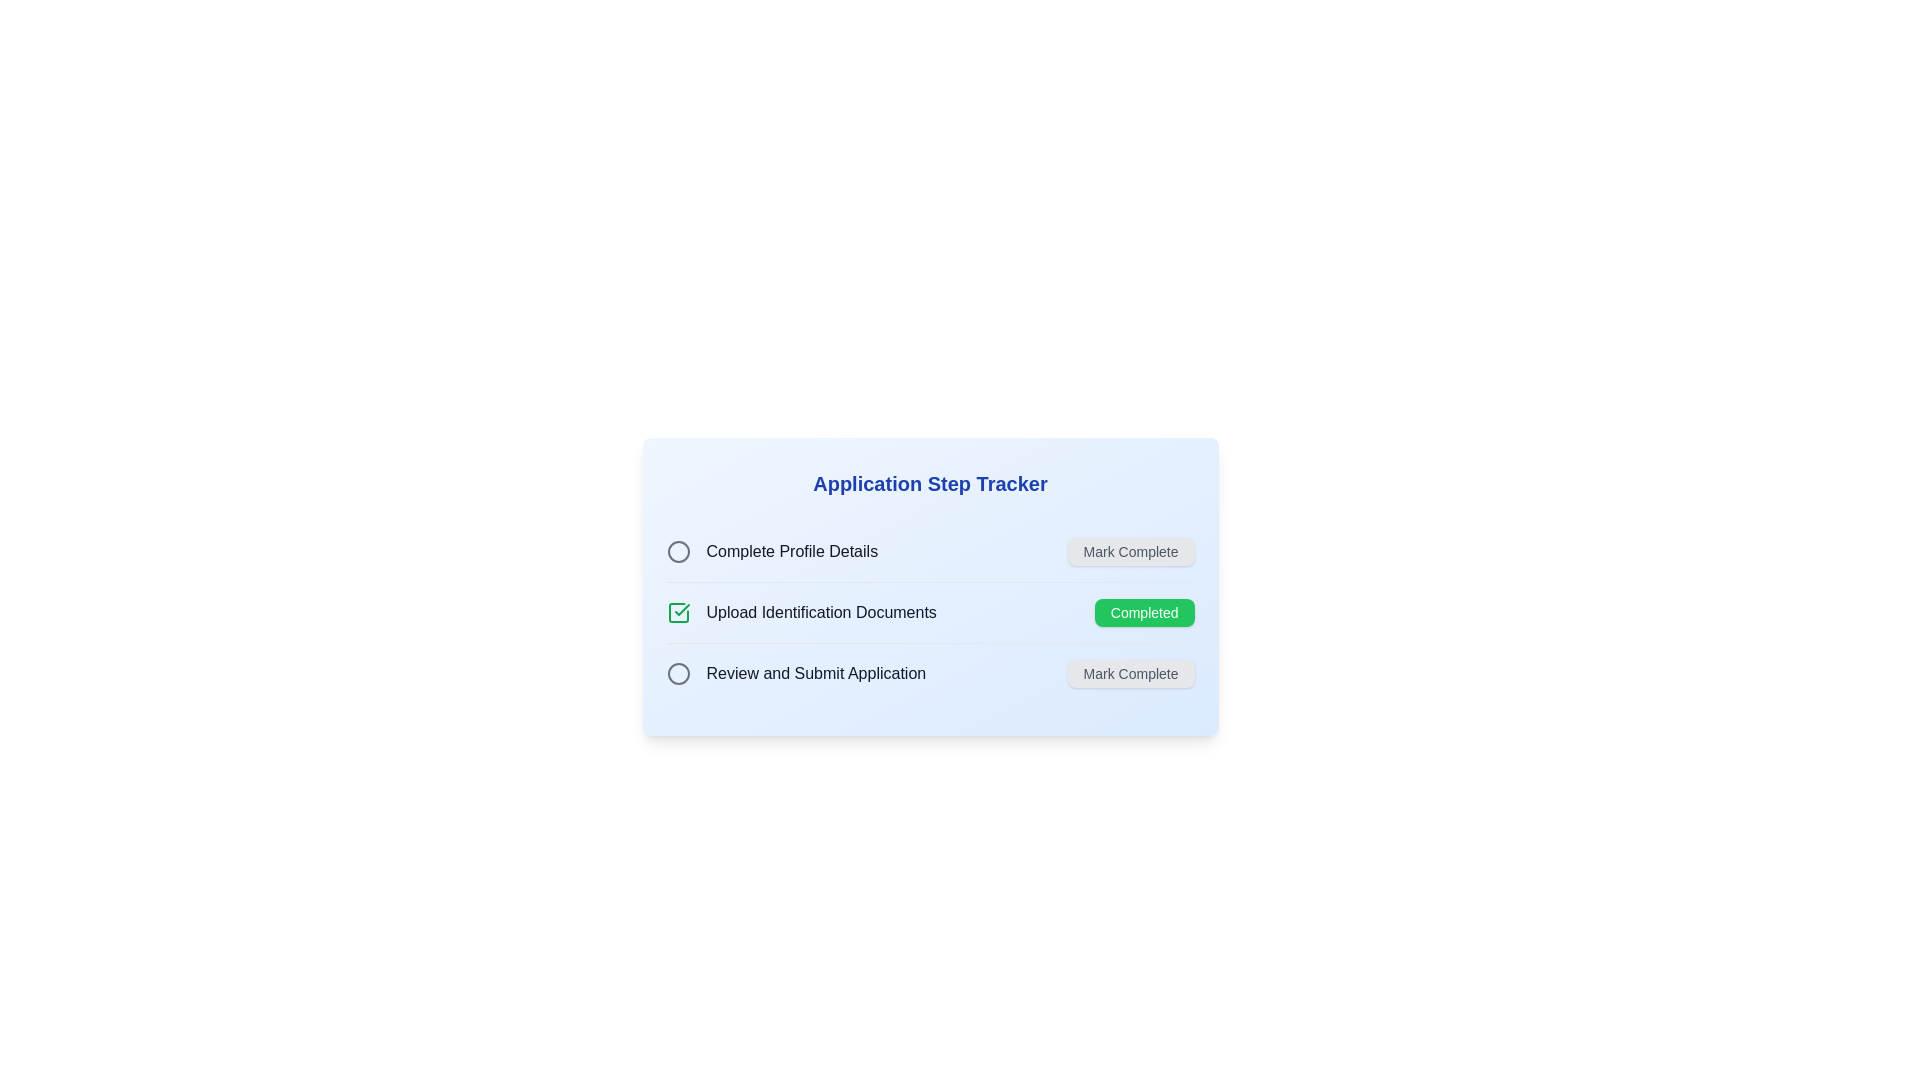  What do you see at coordinates (929, 585) in the screenshot?
I see `the Step indicator with action button that describes 'Upload Identification Documents'` at bounding box center [929, 585].